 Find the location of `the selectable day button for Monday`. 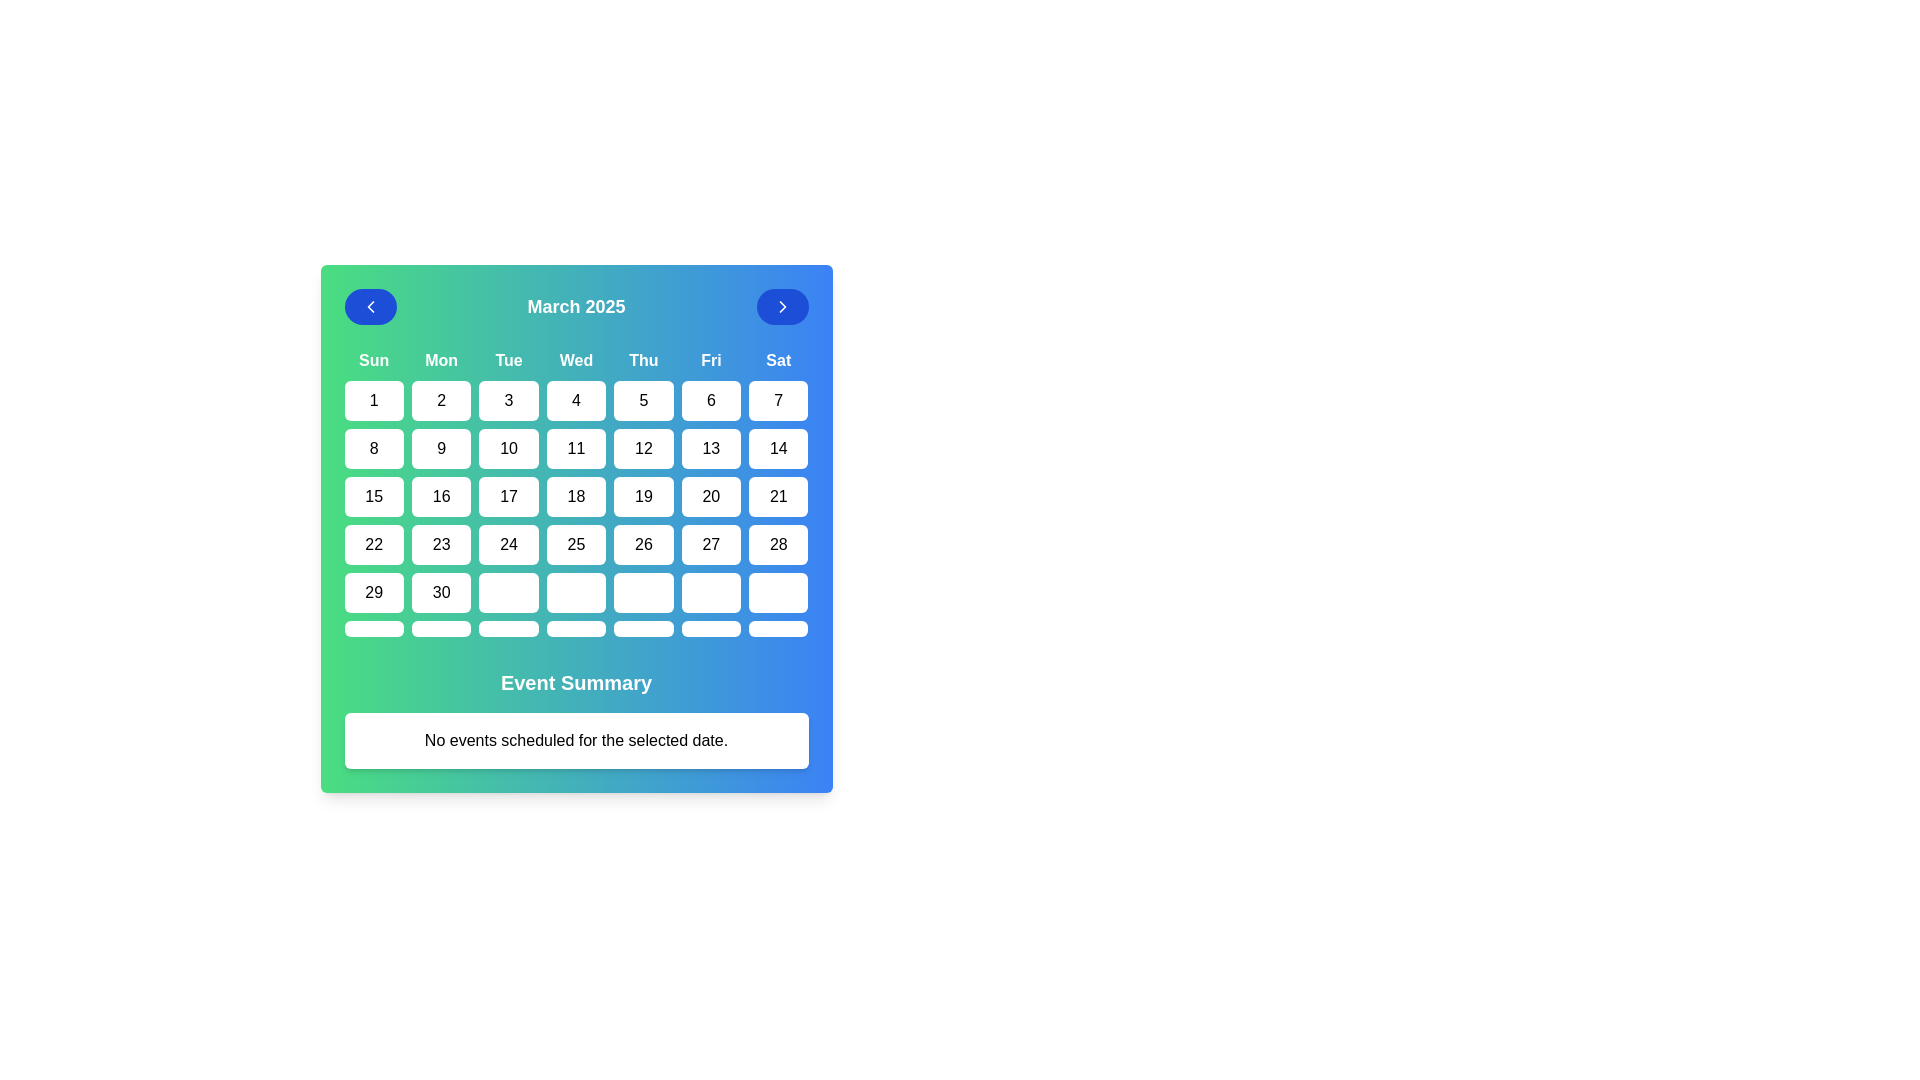

the selectable day button for Monday is located at coordinates (440, 627).